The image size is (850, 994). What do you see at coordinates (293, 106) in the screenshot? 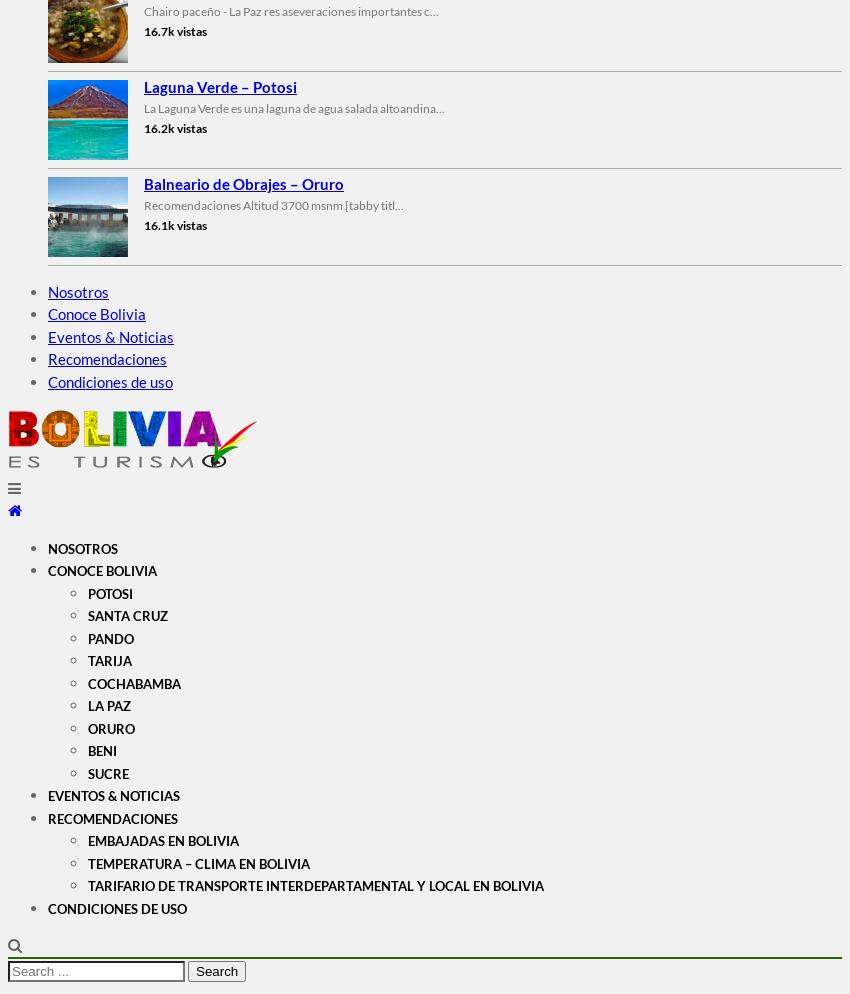
I see `'La Laguna Verde es una laguna de agua salada altoandina...'` at bounding box center [293, 106].